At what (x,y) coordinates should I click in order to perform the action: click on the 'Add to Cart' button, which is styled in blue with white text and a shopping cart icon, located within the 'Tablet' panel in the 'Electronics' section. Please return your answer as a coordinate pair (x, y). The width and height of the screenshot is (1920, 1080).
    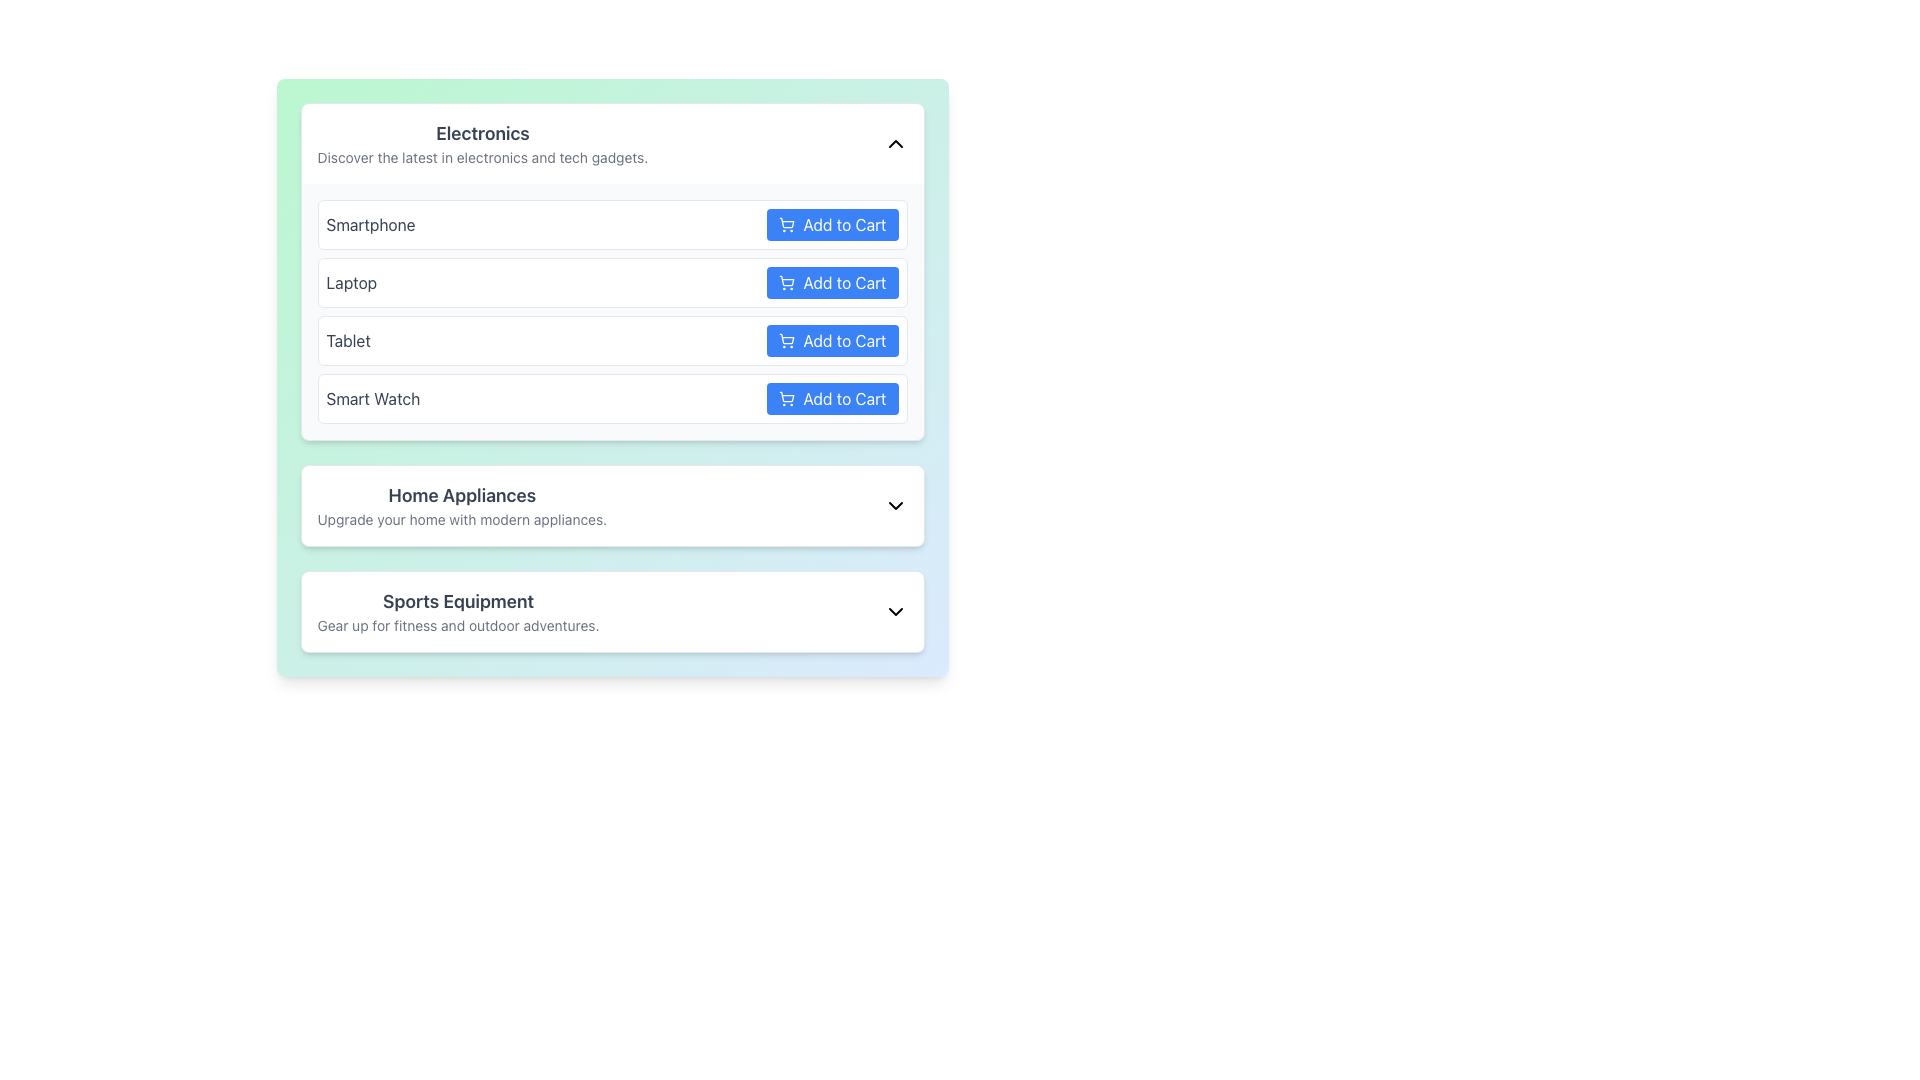
    Looking at the image, I should click on (832, 339).